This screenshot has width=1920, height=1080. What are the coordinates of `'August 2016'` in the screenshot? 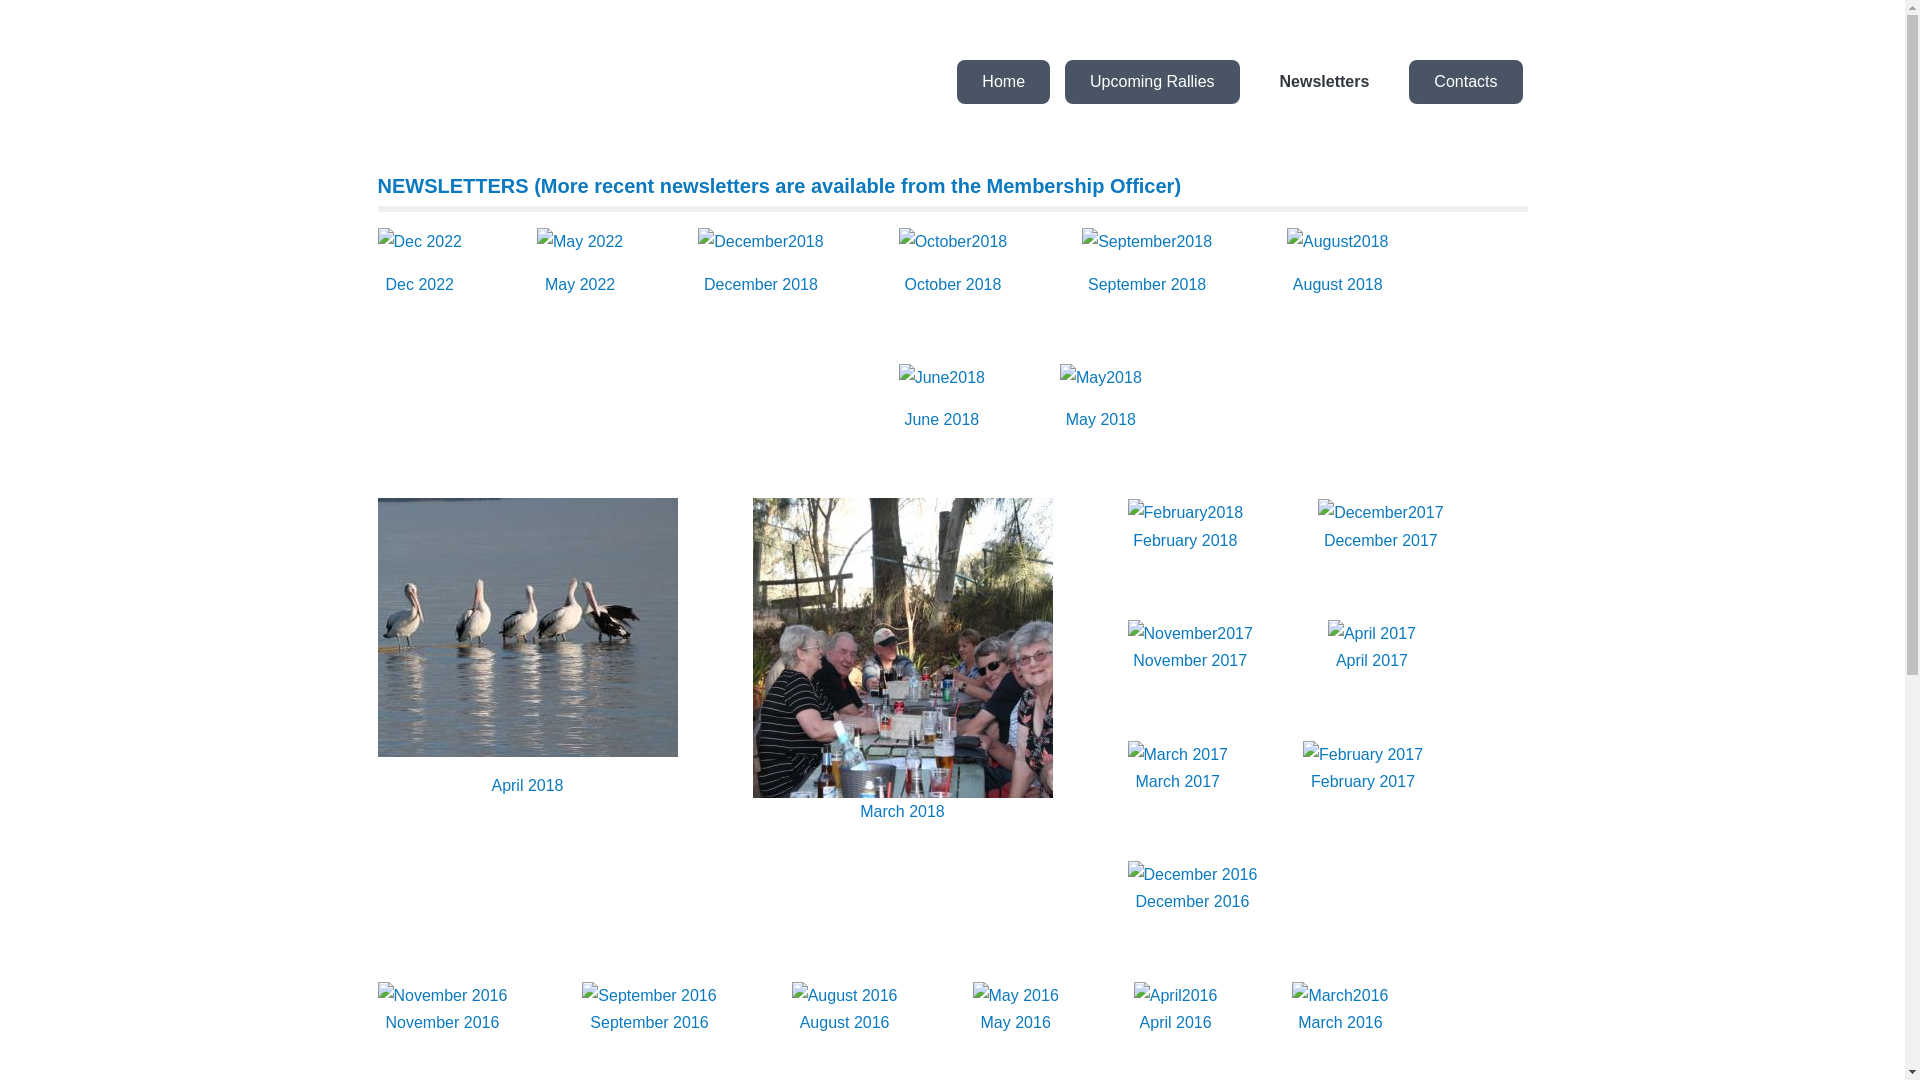 It's located at (800, 1022).